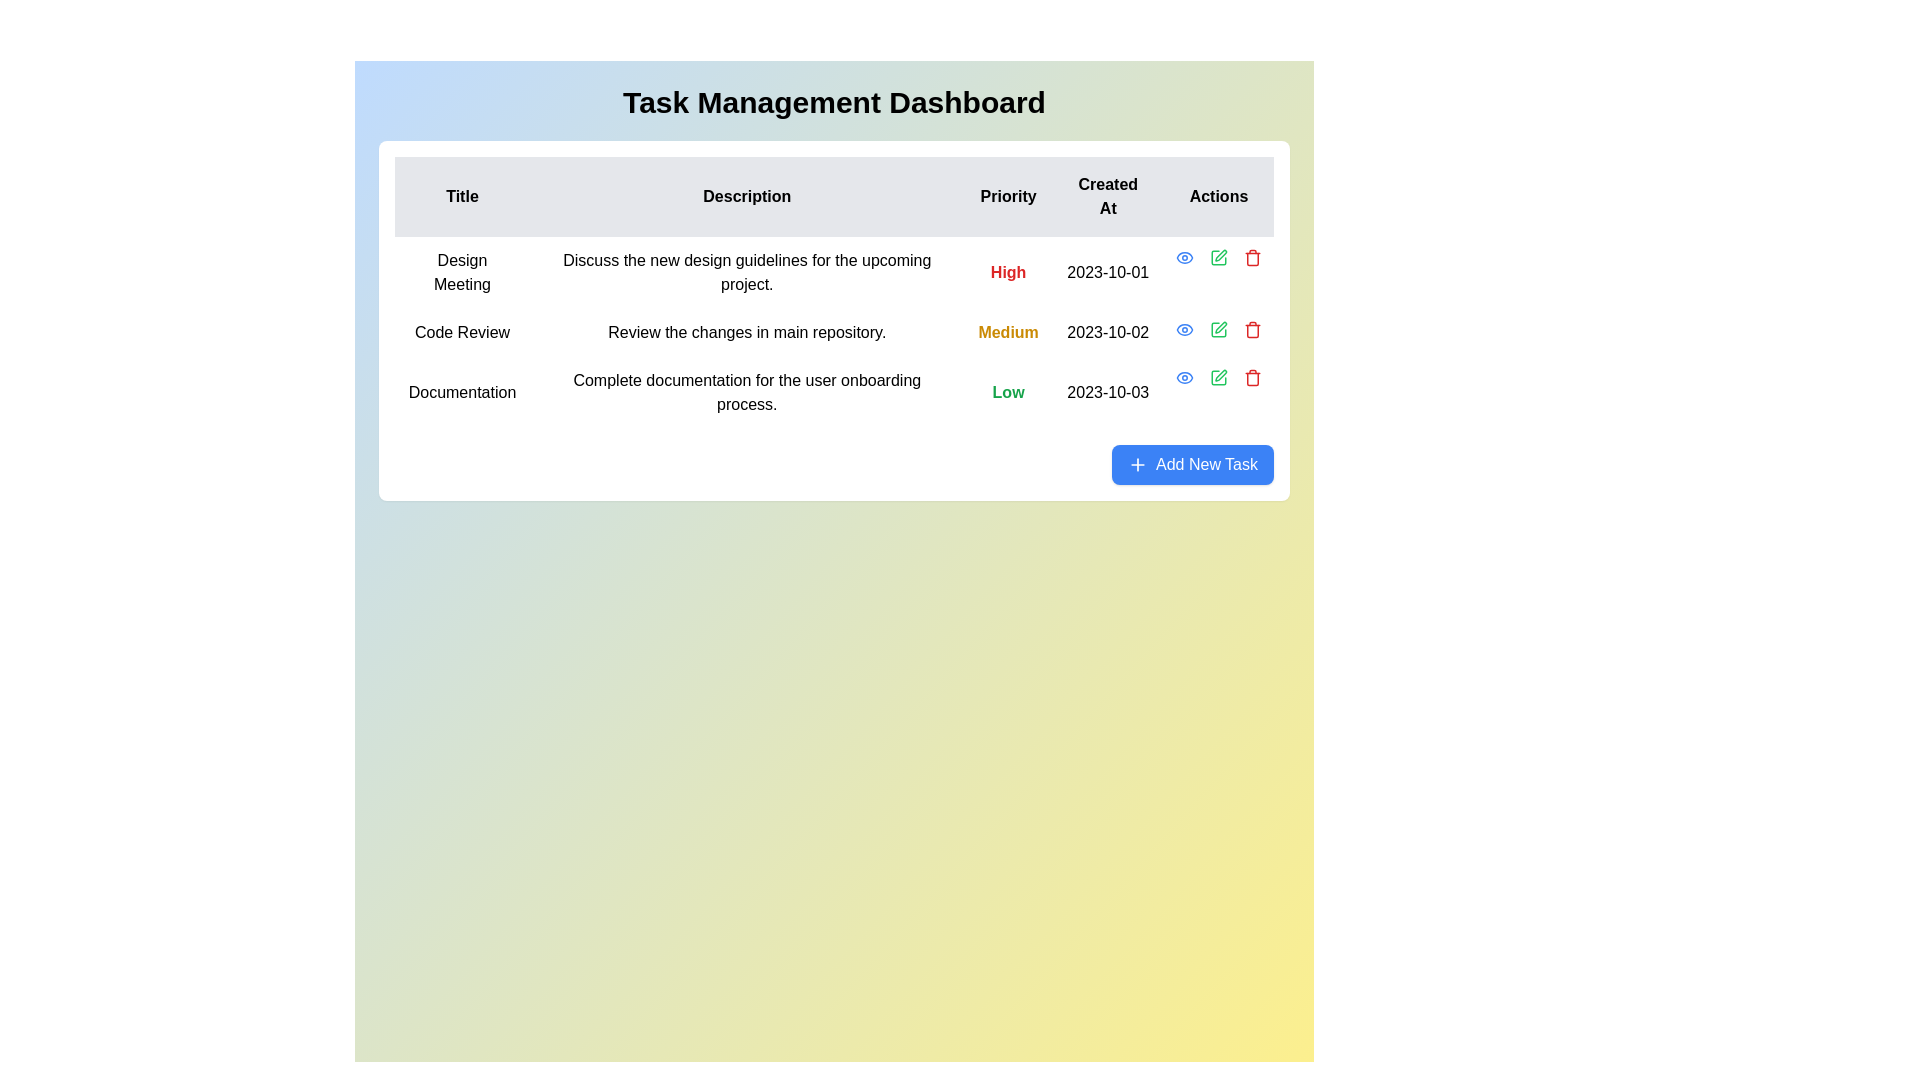 The width and height of the screenshot is (1920, 1080). Describe the element at coordinates (1008, 393) in the screenshot. I see `the 'Low' priority text label in the last row of the table, which indicates the priority level for the associated task 'Documentation.'` at that location.